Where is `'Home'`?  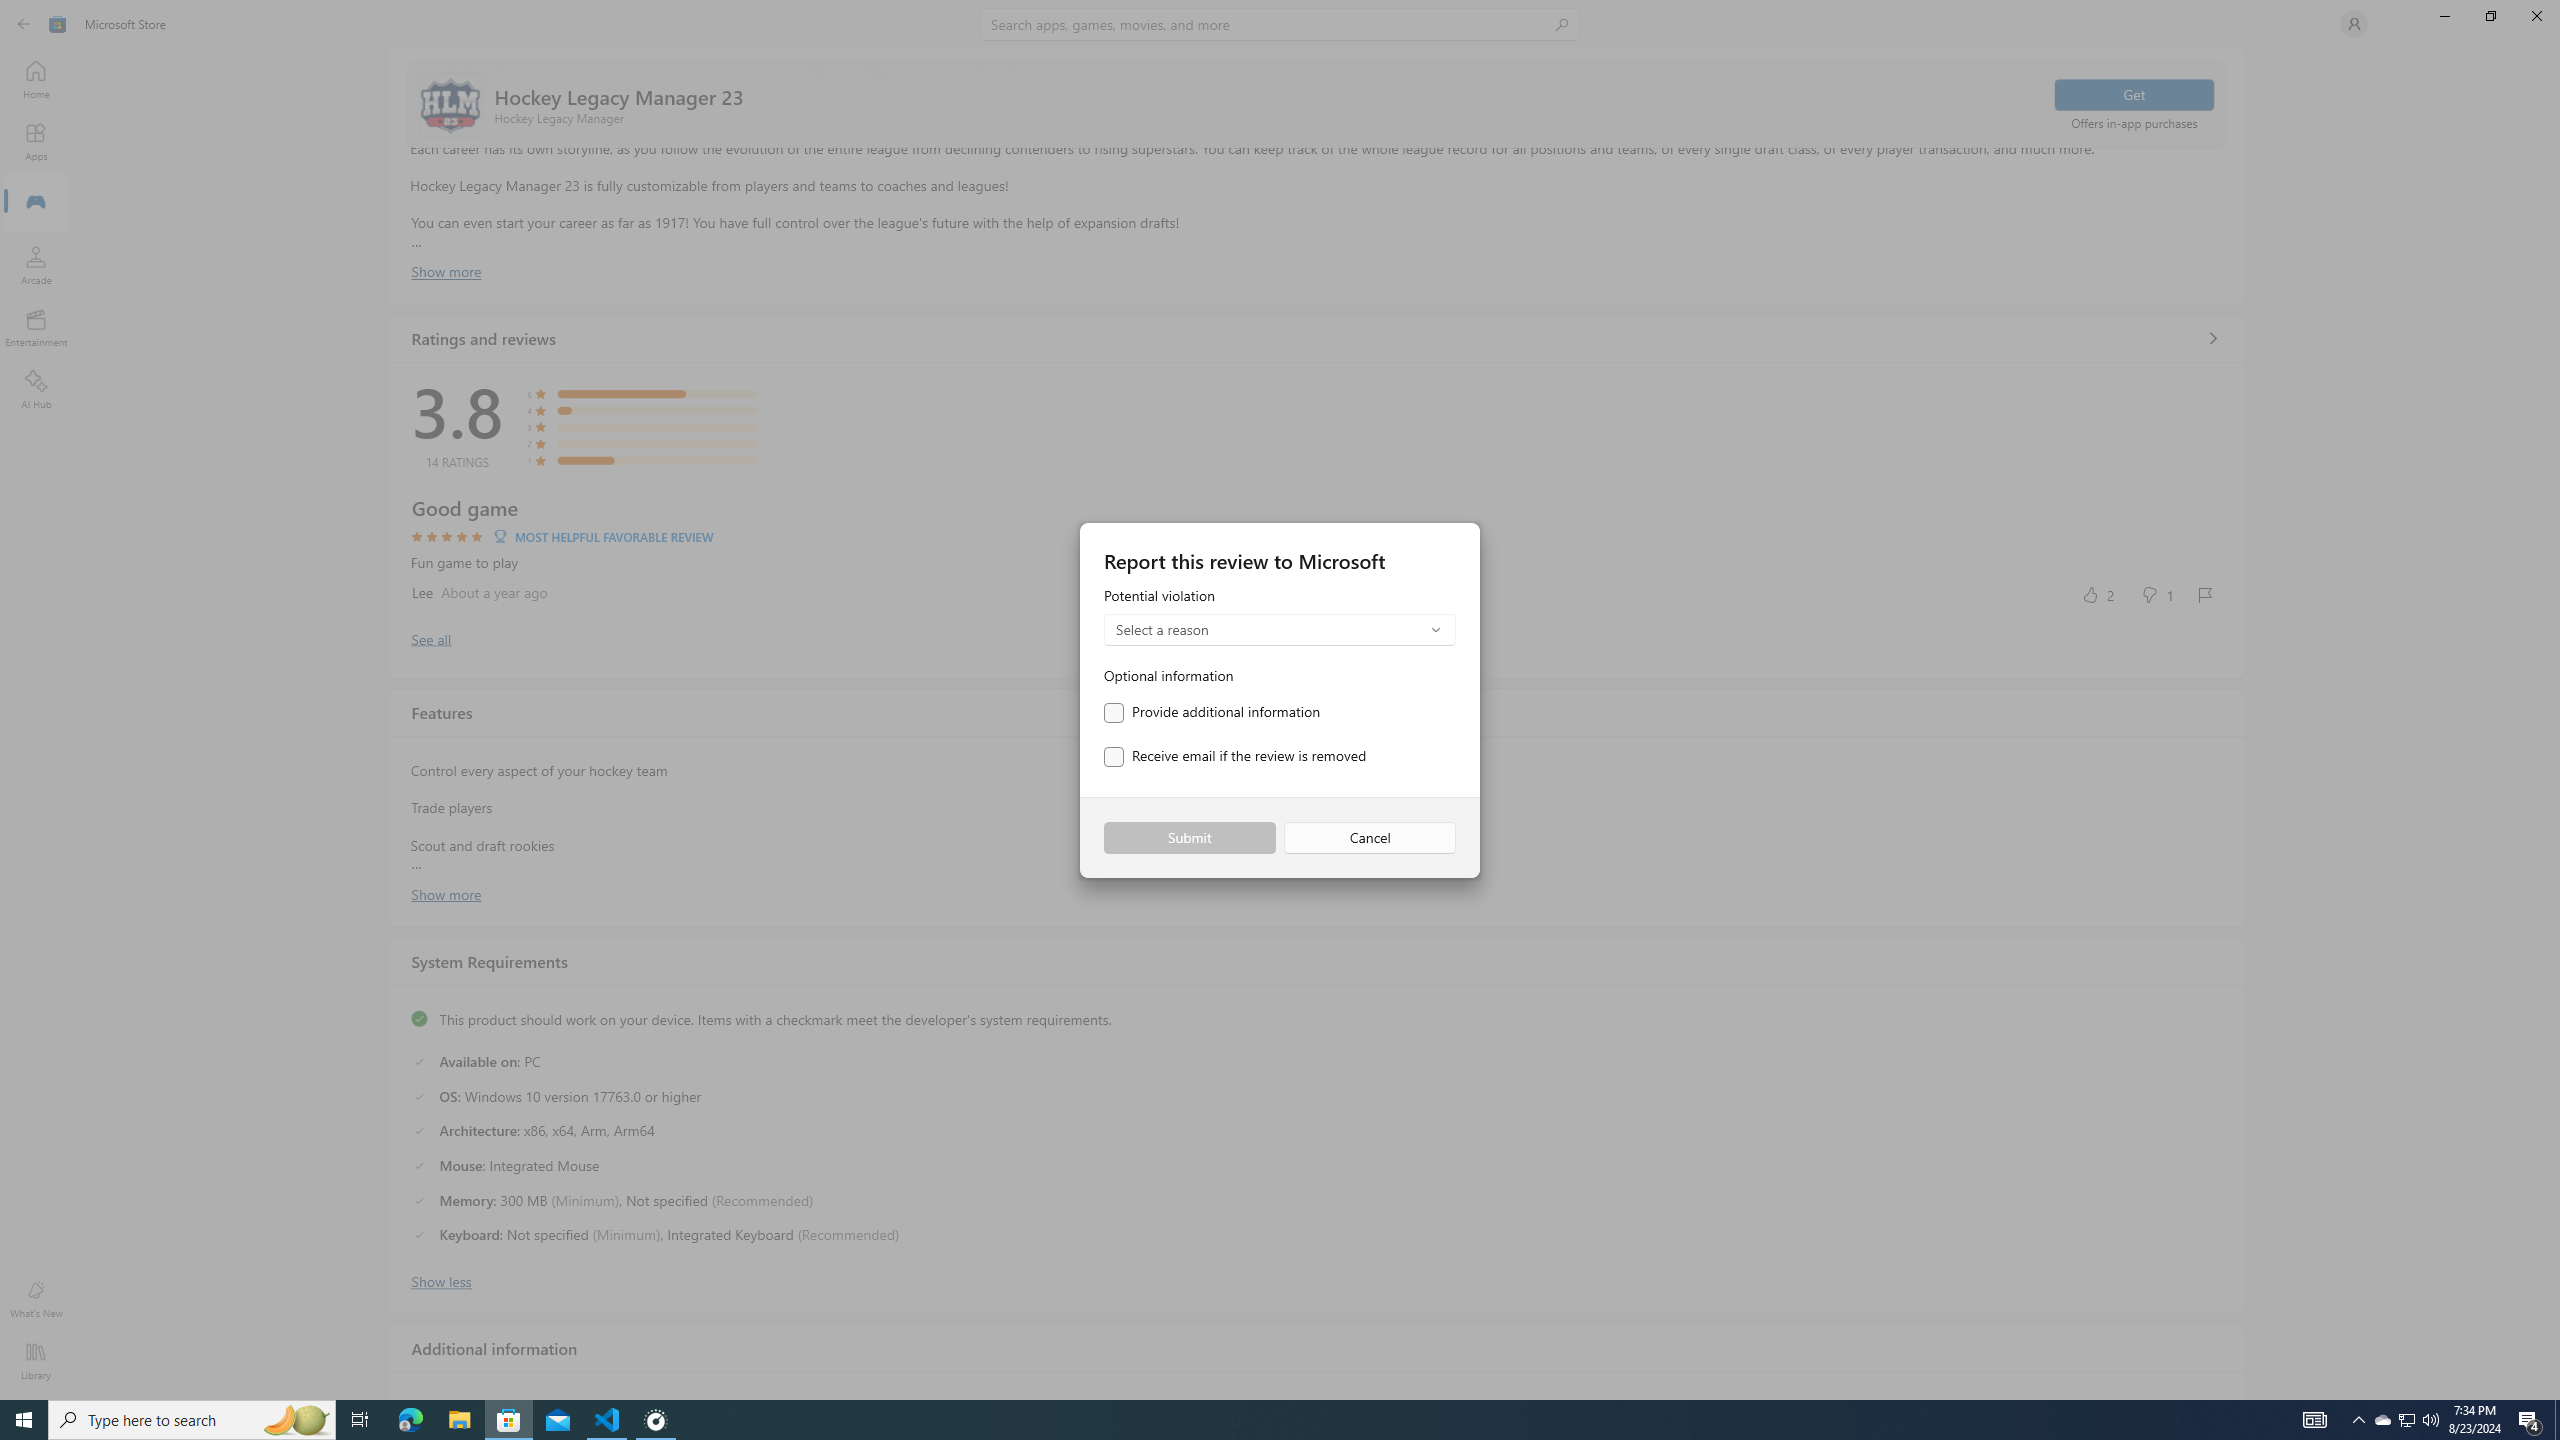 'Home' is located at coordinates (34, 78).